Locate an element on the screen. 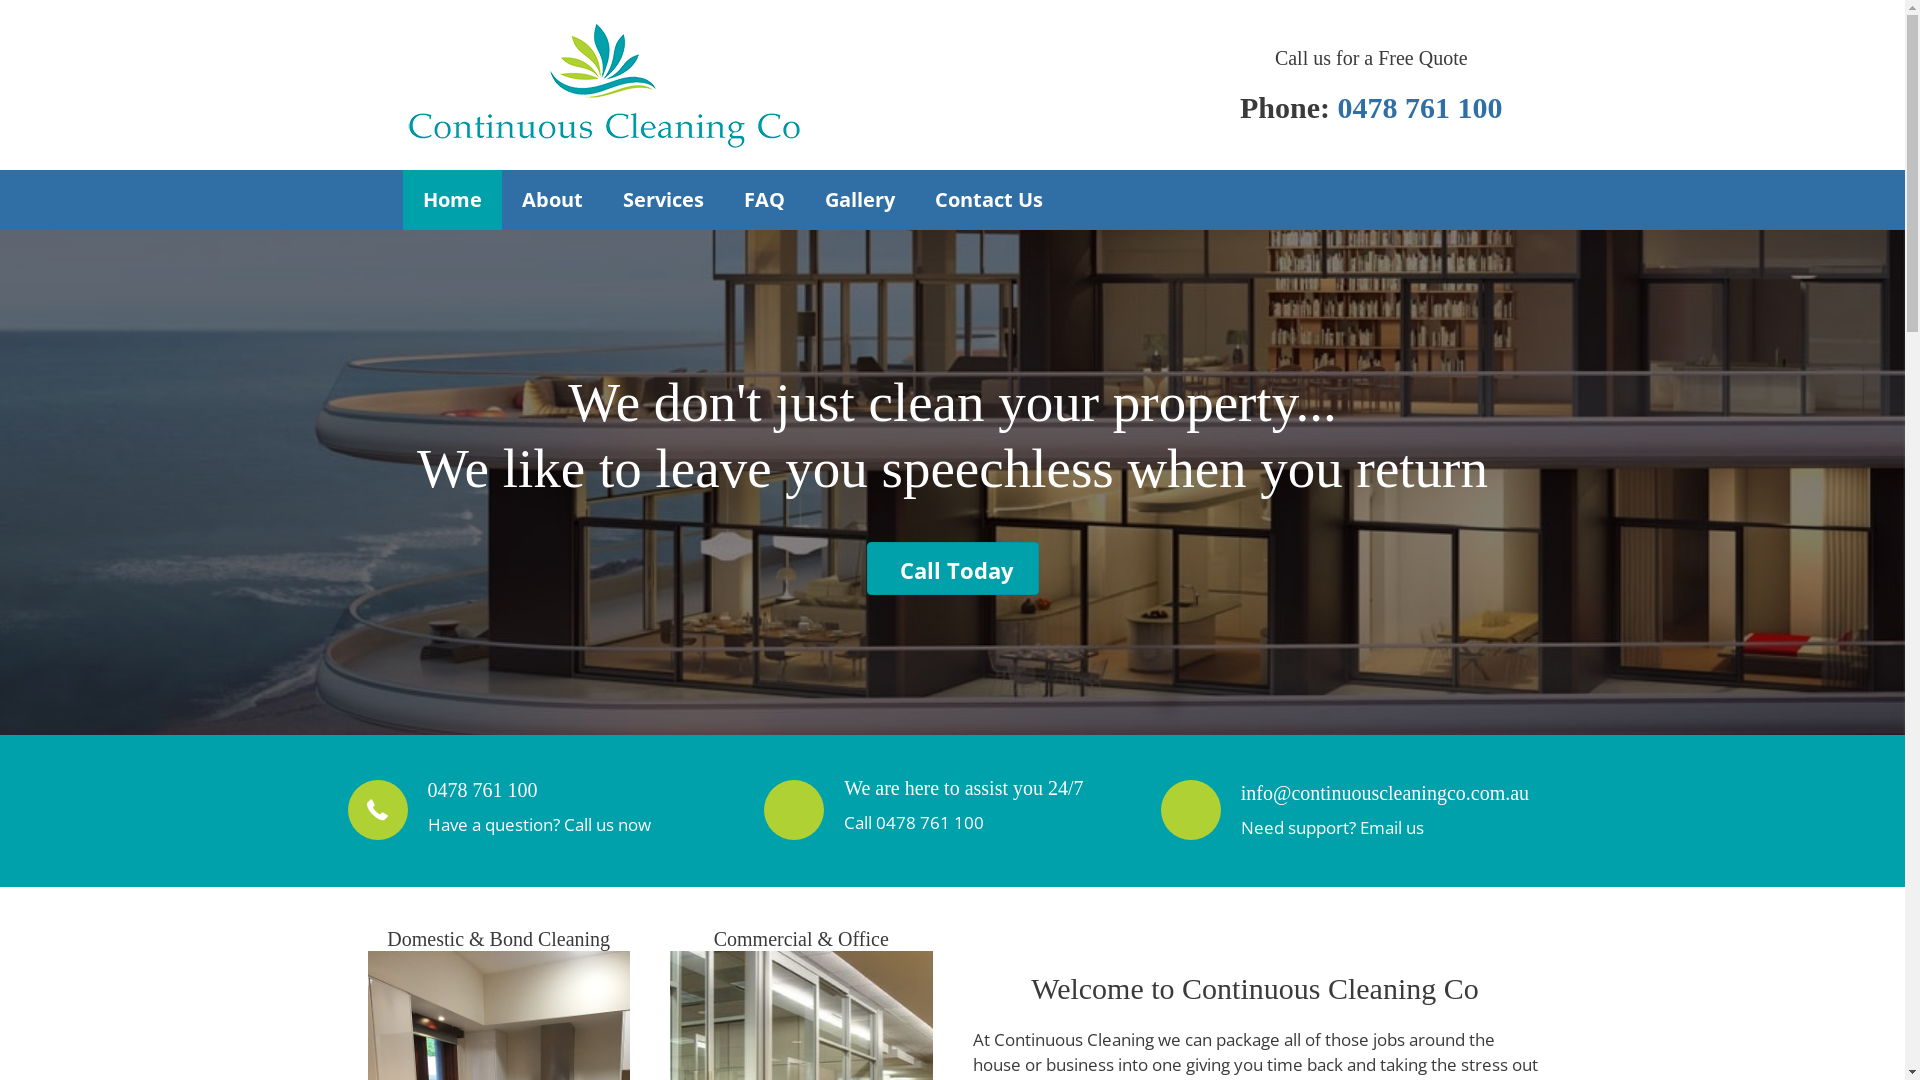 The image size is (1920, 1080). 'Services' is located at coordinates (662, 200).